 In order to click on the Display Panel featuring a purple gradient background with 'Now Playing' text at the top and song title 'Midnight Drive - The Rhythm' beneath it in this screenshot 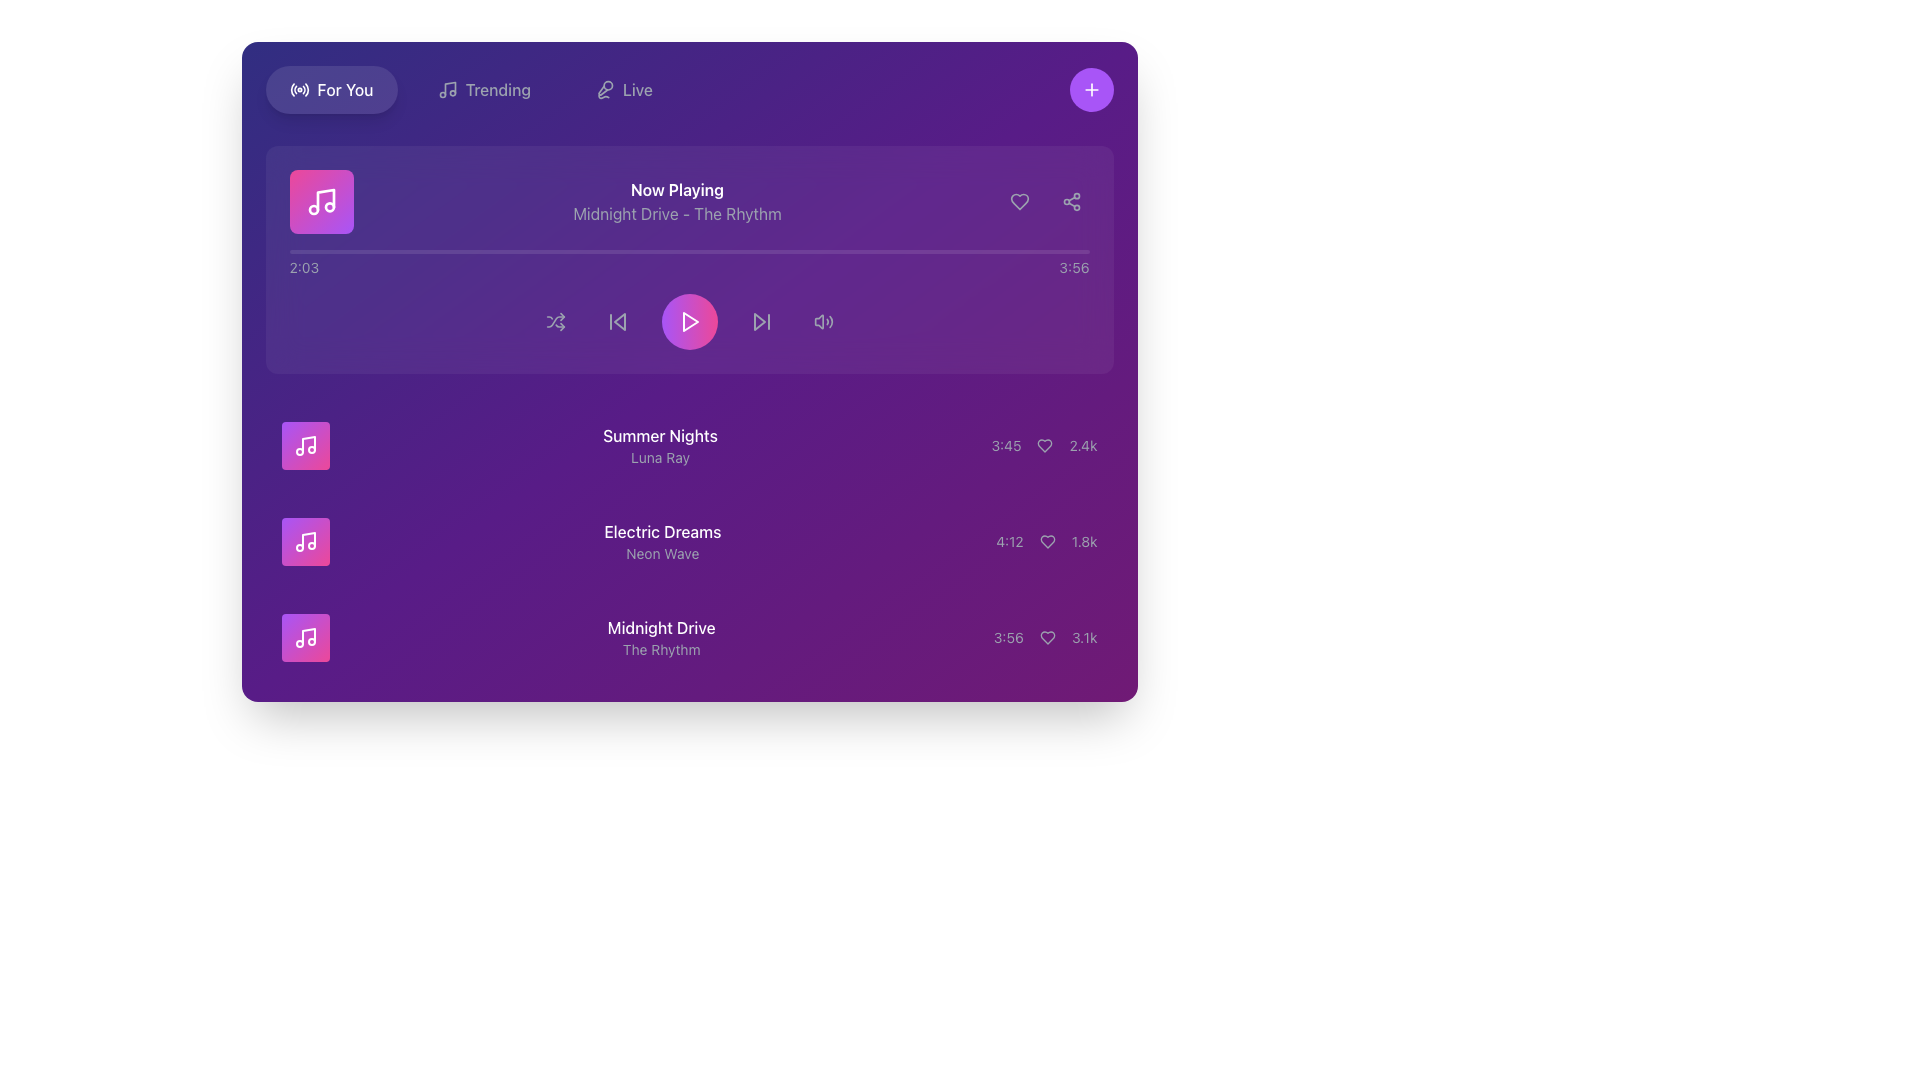, I will do `click(689, 201)`.